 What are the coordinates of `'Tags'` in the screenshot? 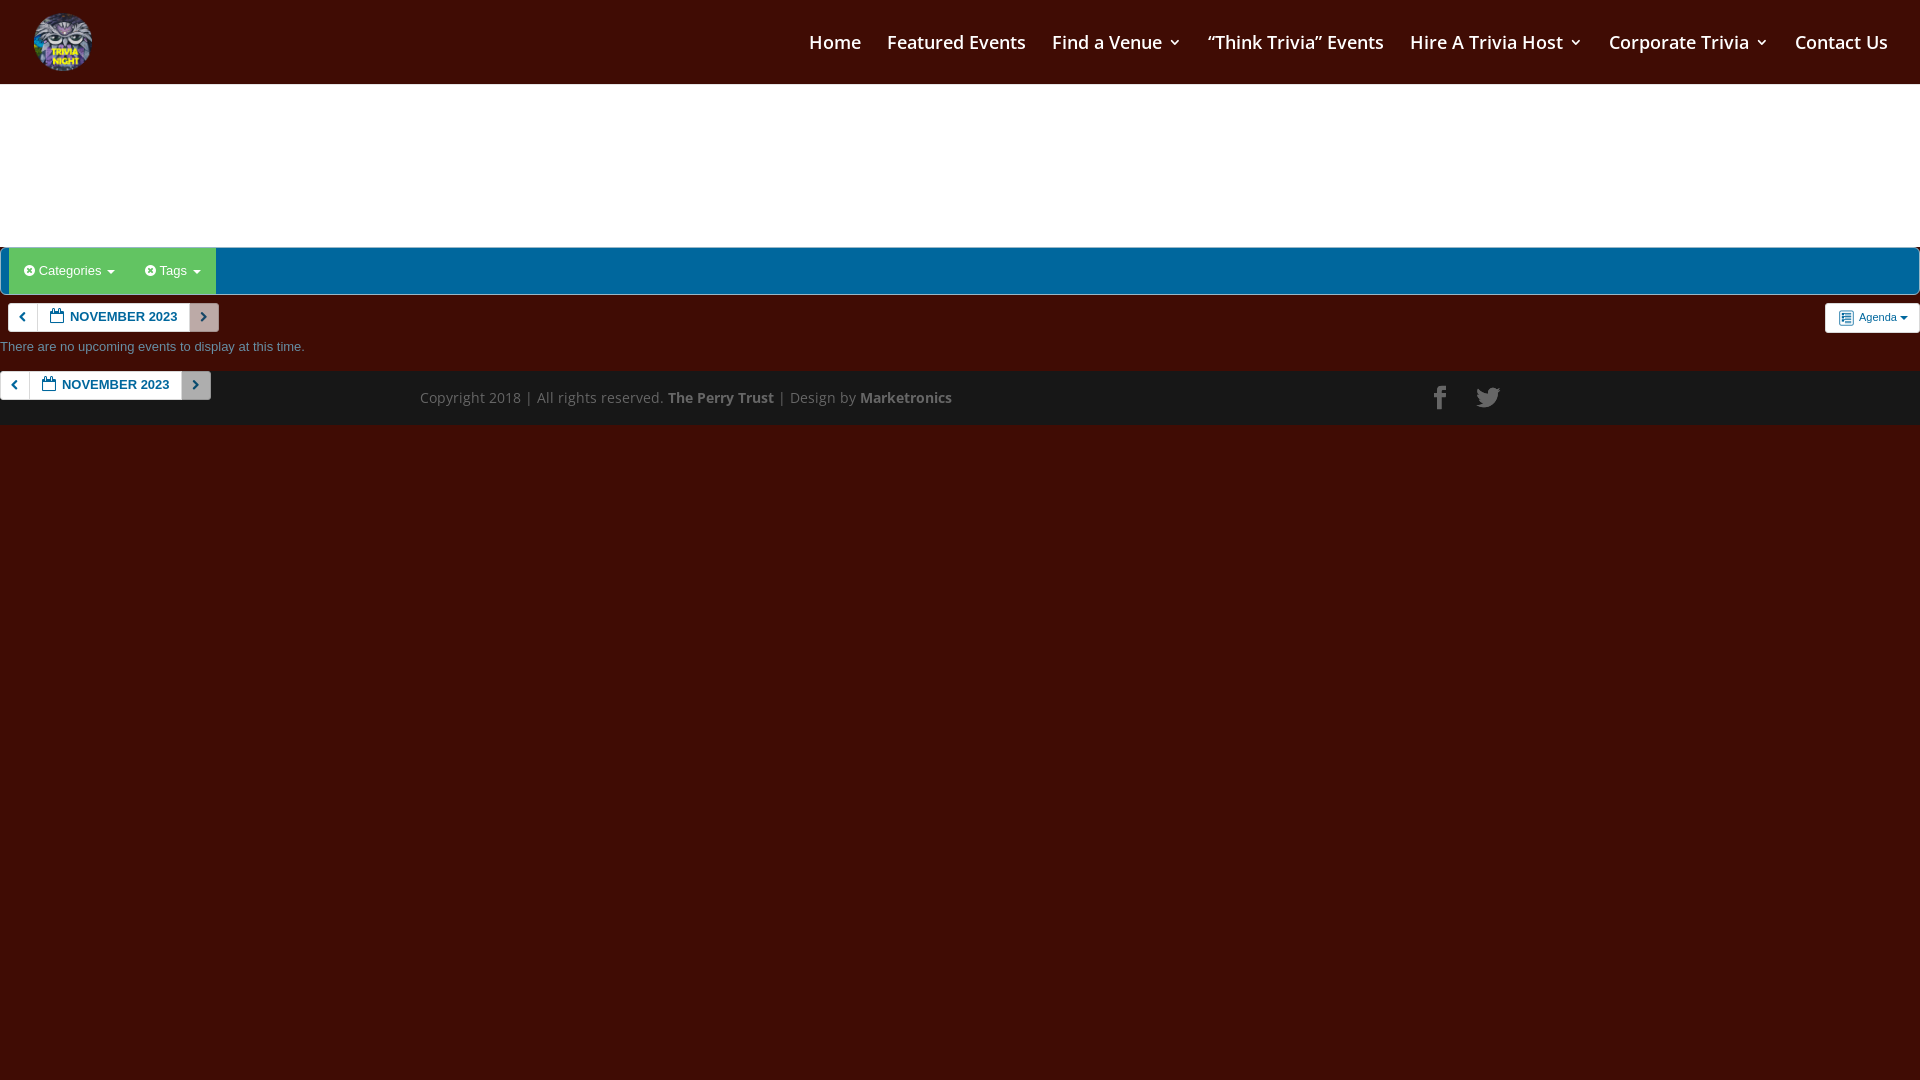 It's located at (172, 270).